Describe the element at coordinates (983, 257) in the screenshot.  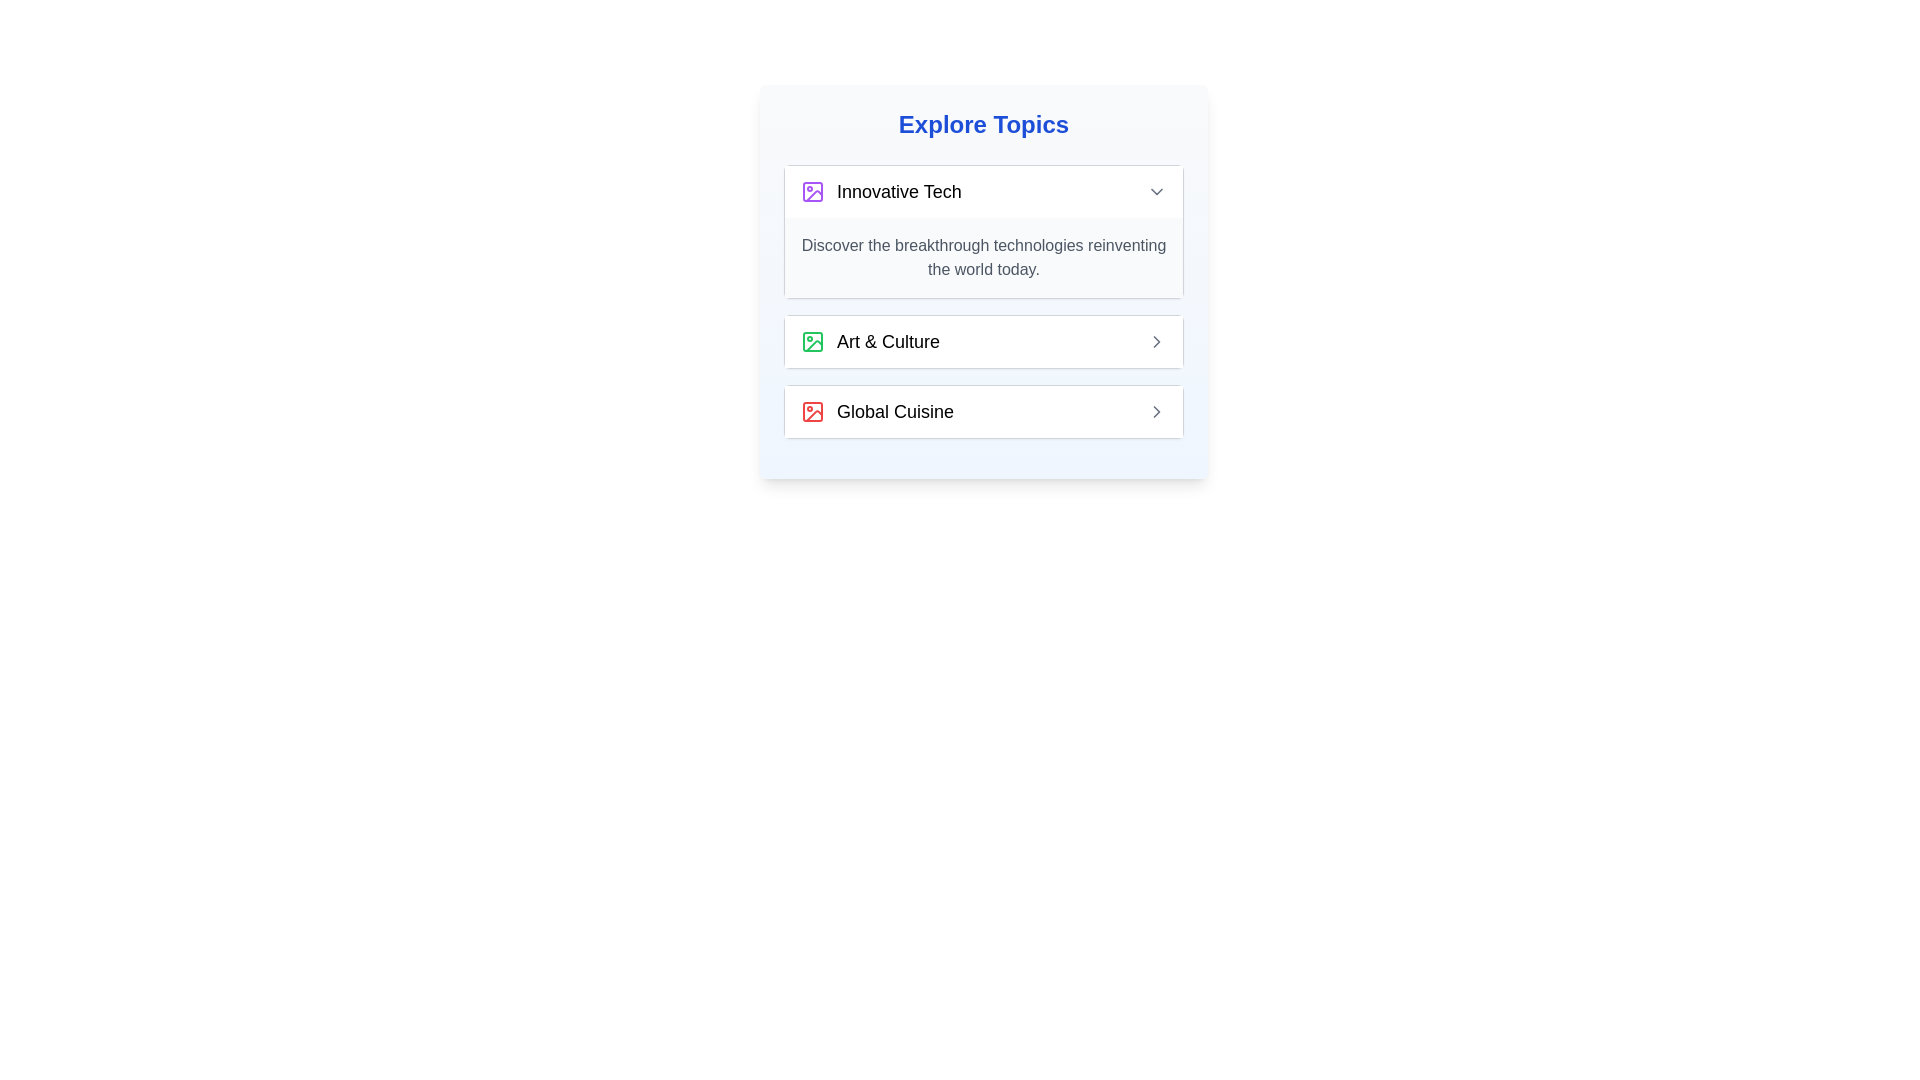
I see `text displayed in the Text block that says 'Discover the breakthrough technologies reinventing the world today.' which is located directly below the 'Innovative Tech' section header` at that location.